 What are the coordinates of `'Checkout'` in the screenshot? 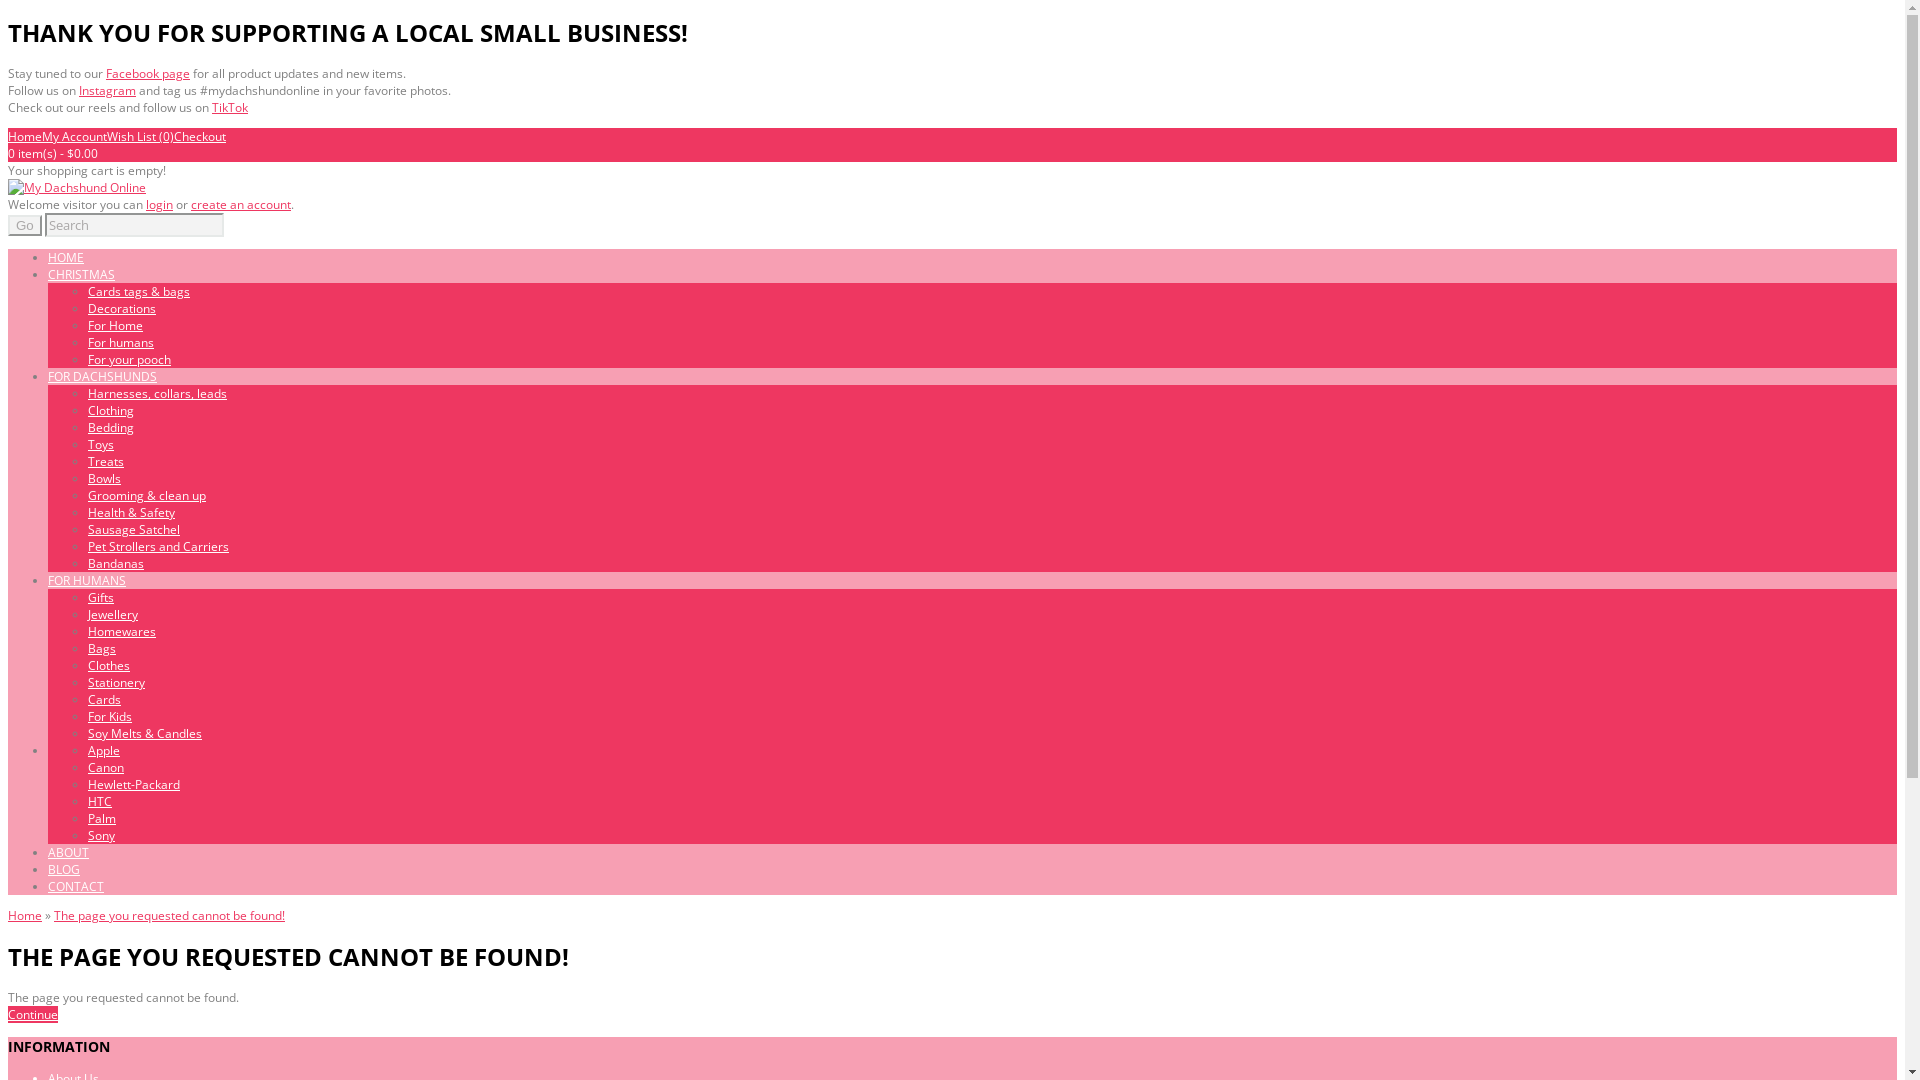 It's located at (200, 135).